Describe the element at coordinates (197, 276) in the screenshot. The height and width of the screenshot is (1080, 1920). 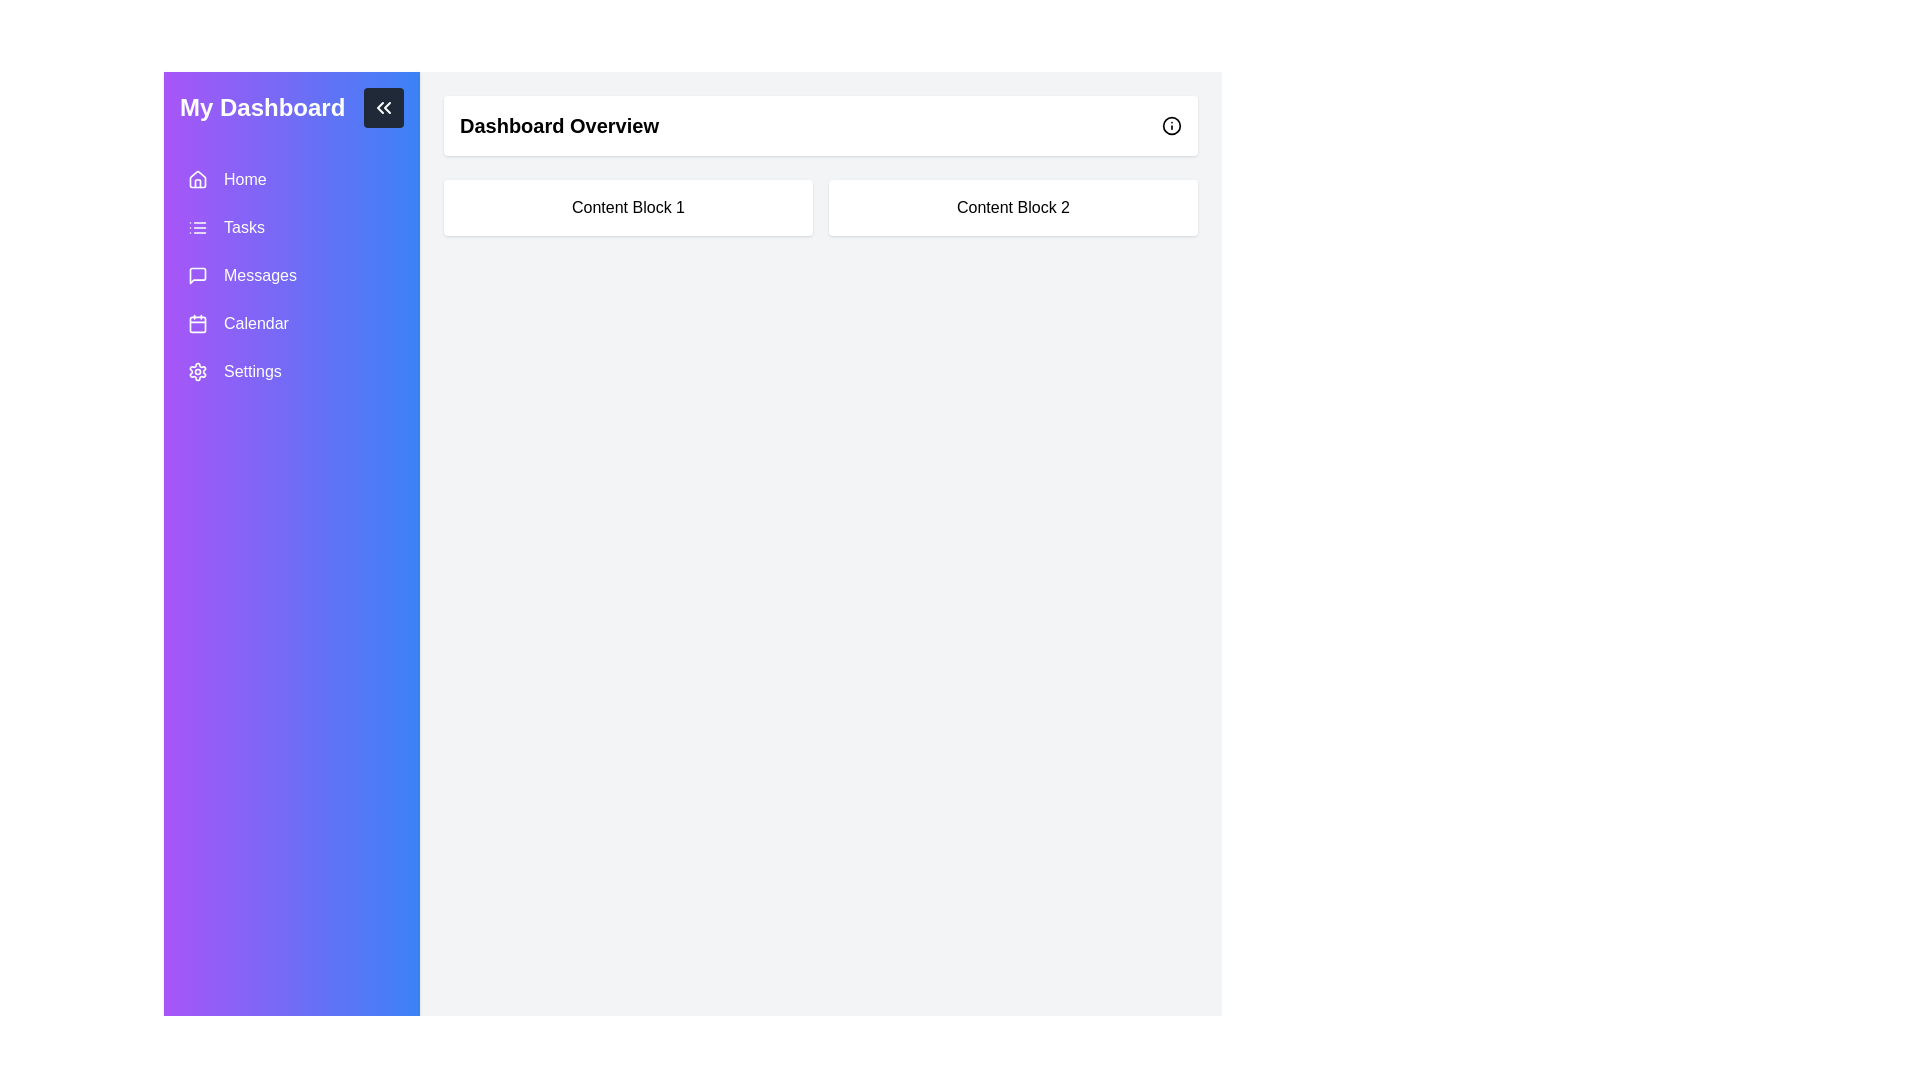
I see `the speech bubble icon in the sidebar menu, which is the third item before the 'Messages' text` at that location.